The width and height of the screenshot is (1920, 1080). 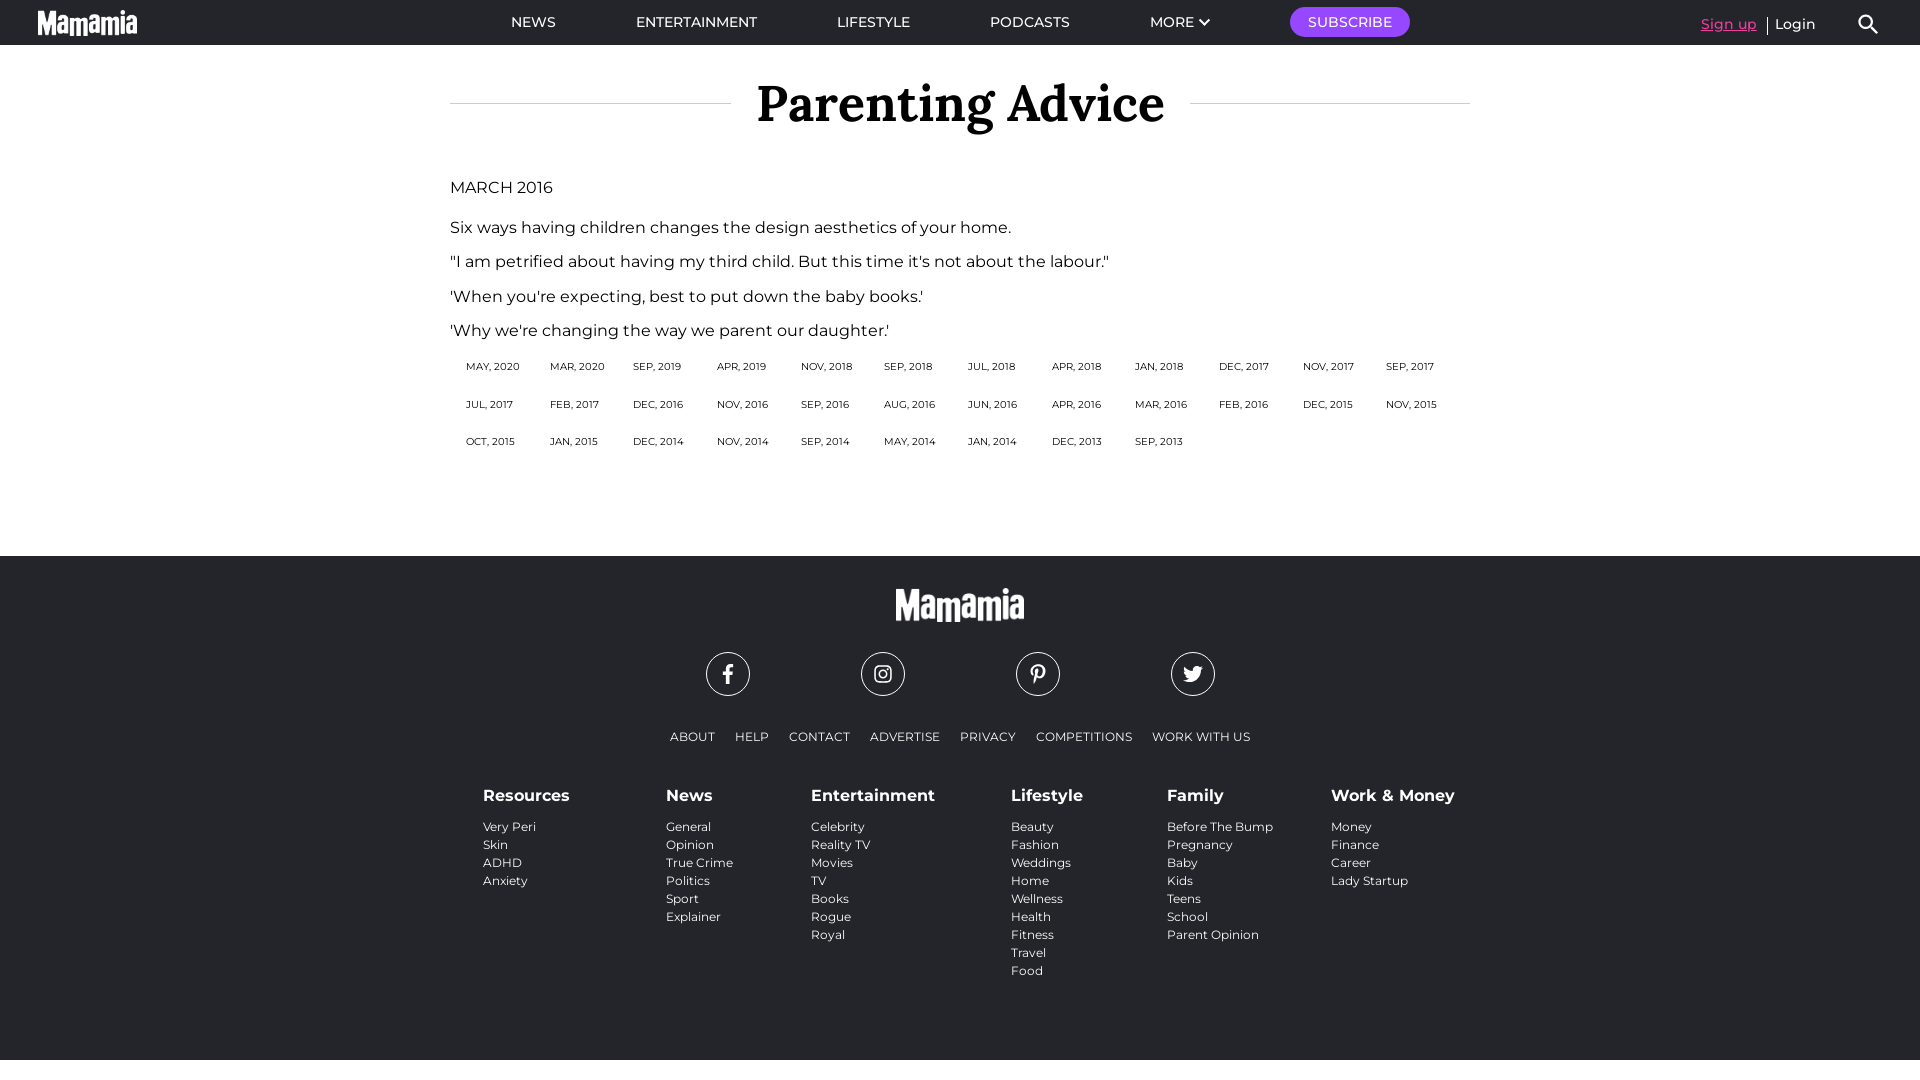 I want to click on 'Finance', so click(x=1354, y=844).